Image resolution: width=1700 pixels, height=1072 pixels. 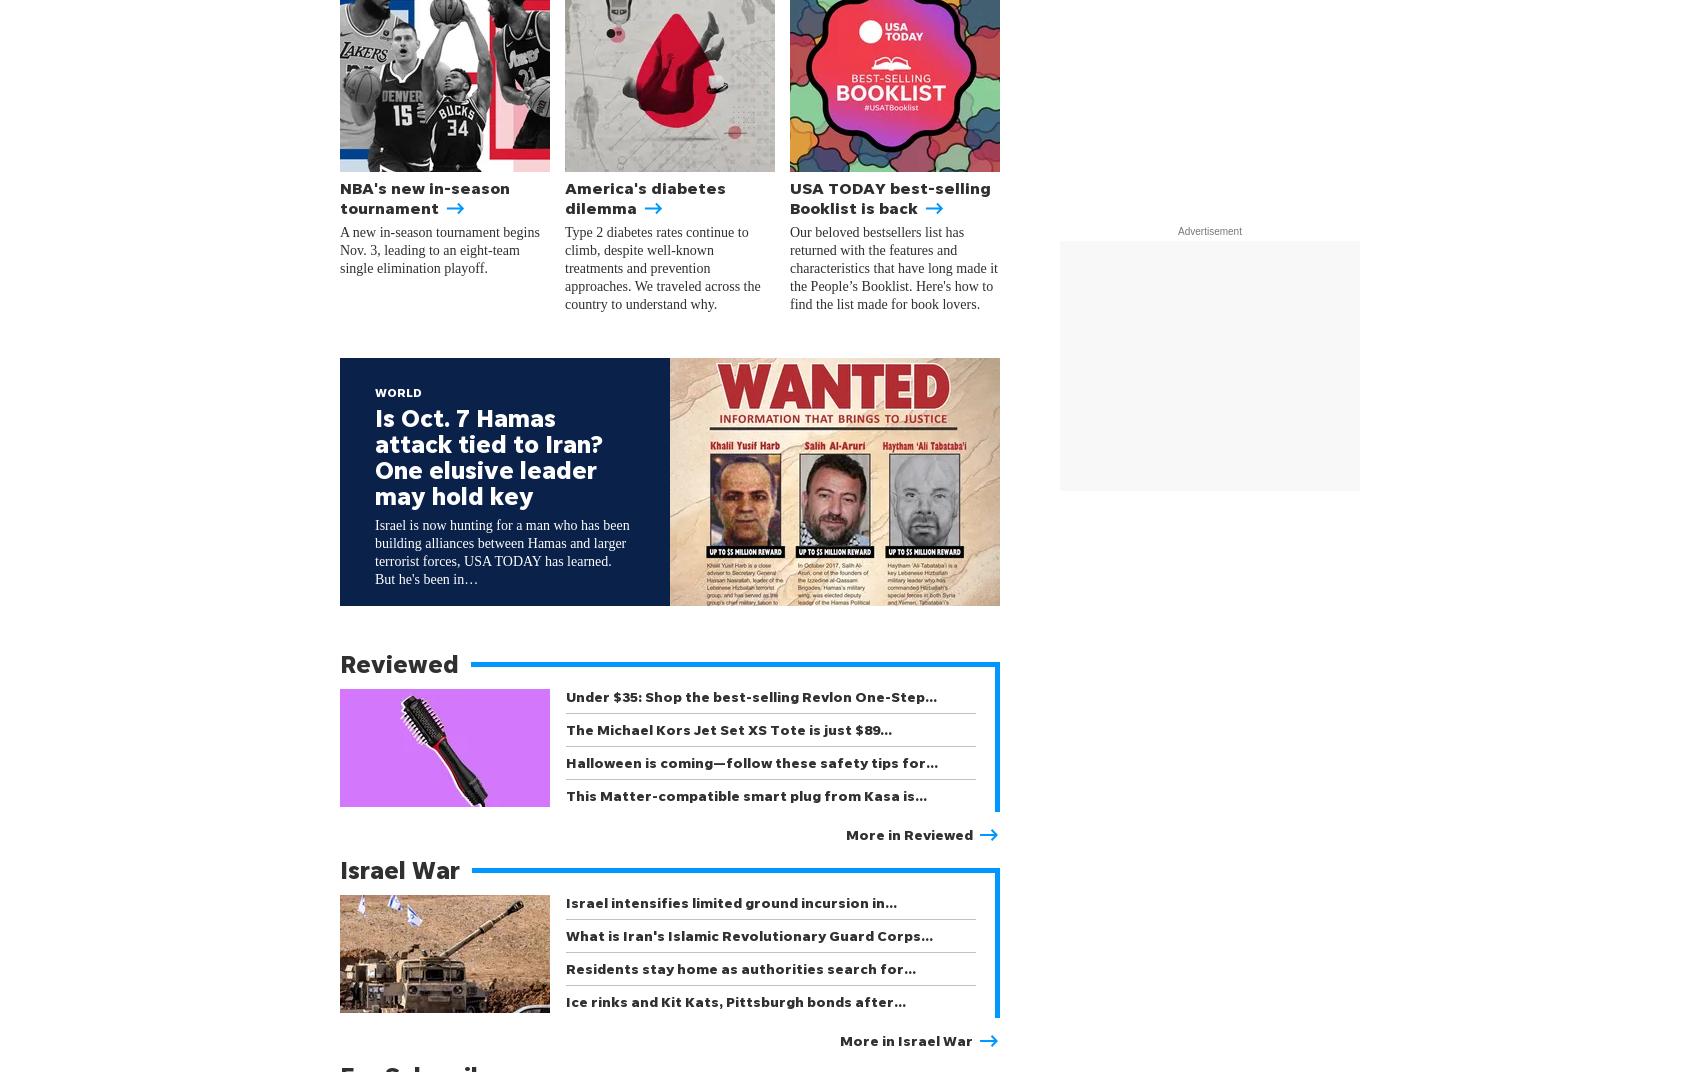 What do you see at coordinates (745, 795) in the screenshot?
I see `'This Matter-compatible smart plug from Kasa is…'` at bounding box center [745, 795].